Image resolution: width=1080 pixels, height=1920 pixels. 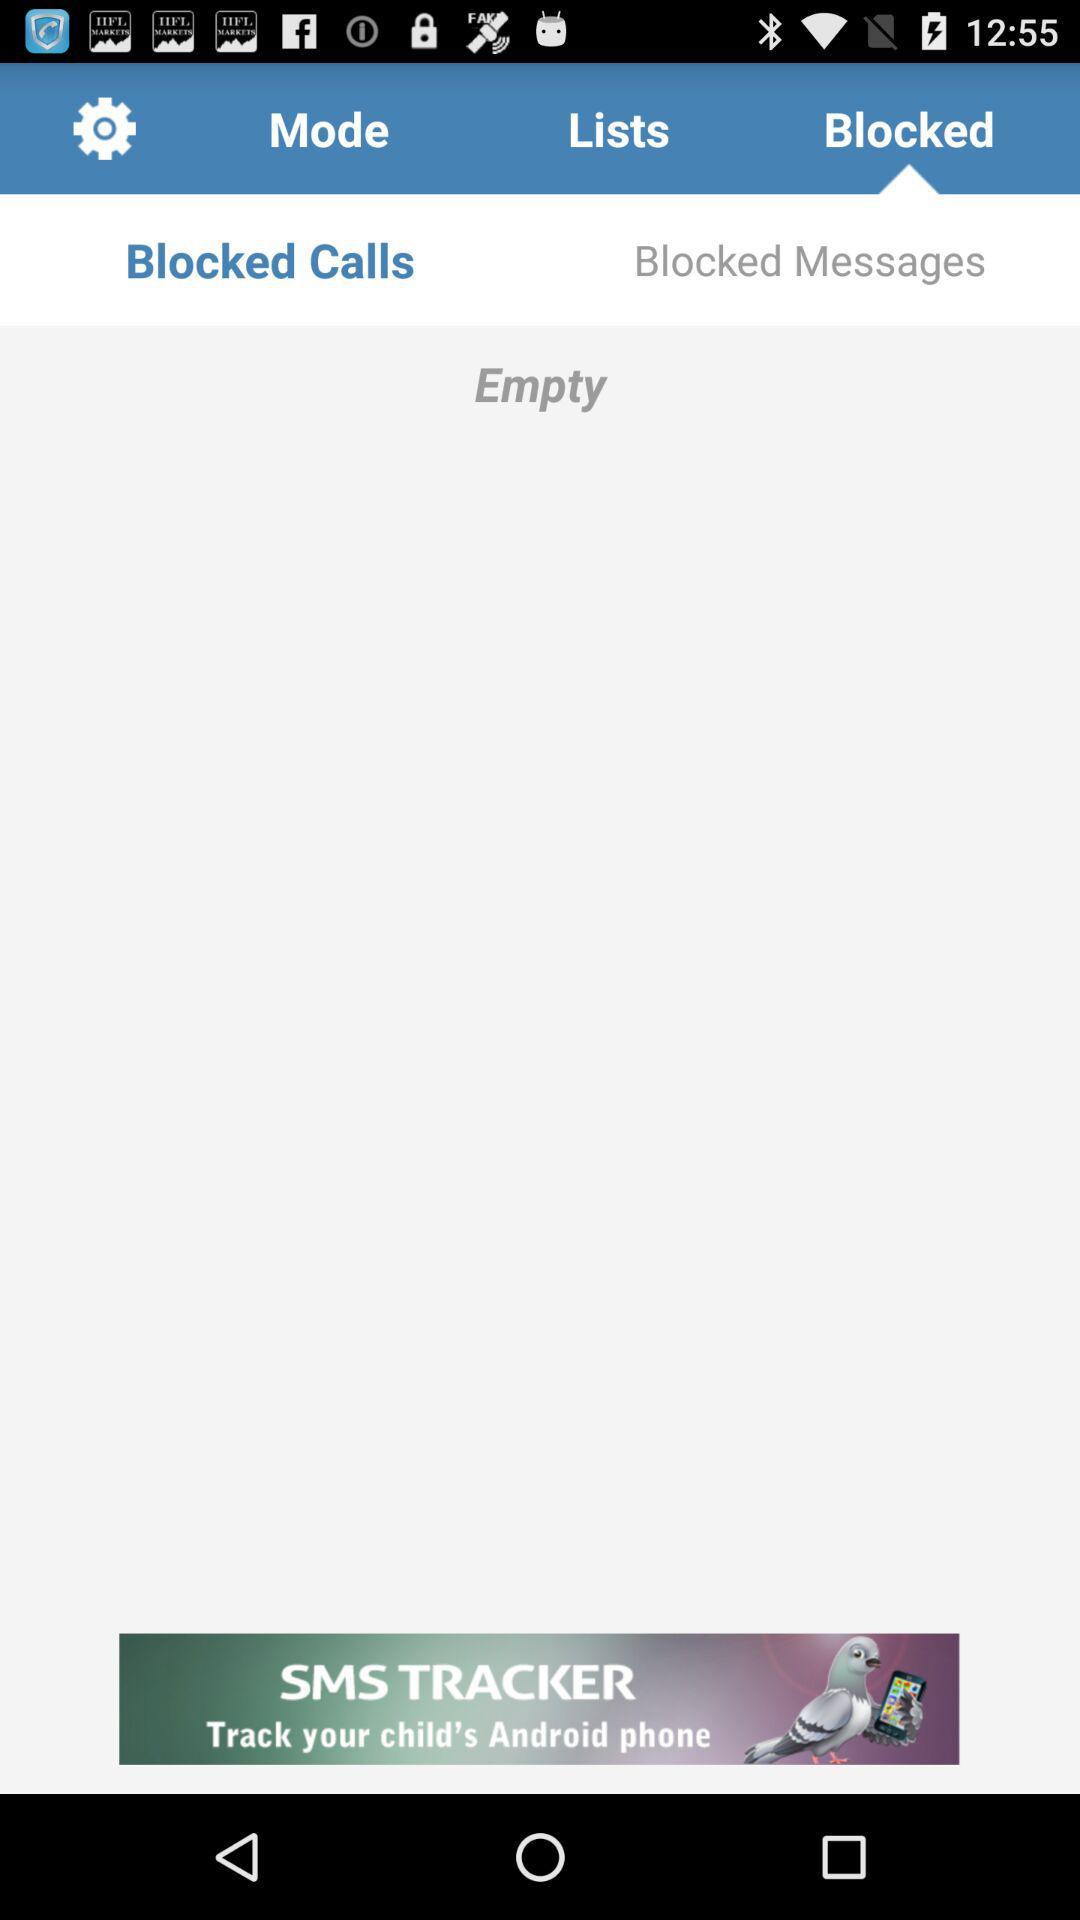 What do you see at coordinates (810, 258) in the screenshot?
I see `app next to the blocked calls icon` at bounding box center [810, 258].